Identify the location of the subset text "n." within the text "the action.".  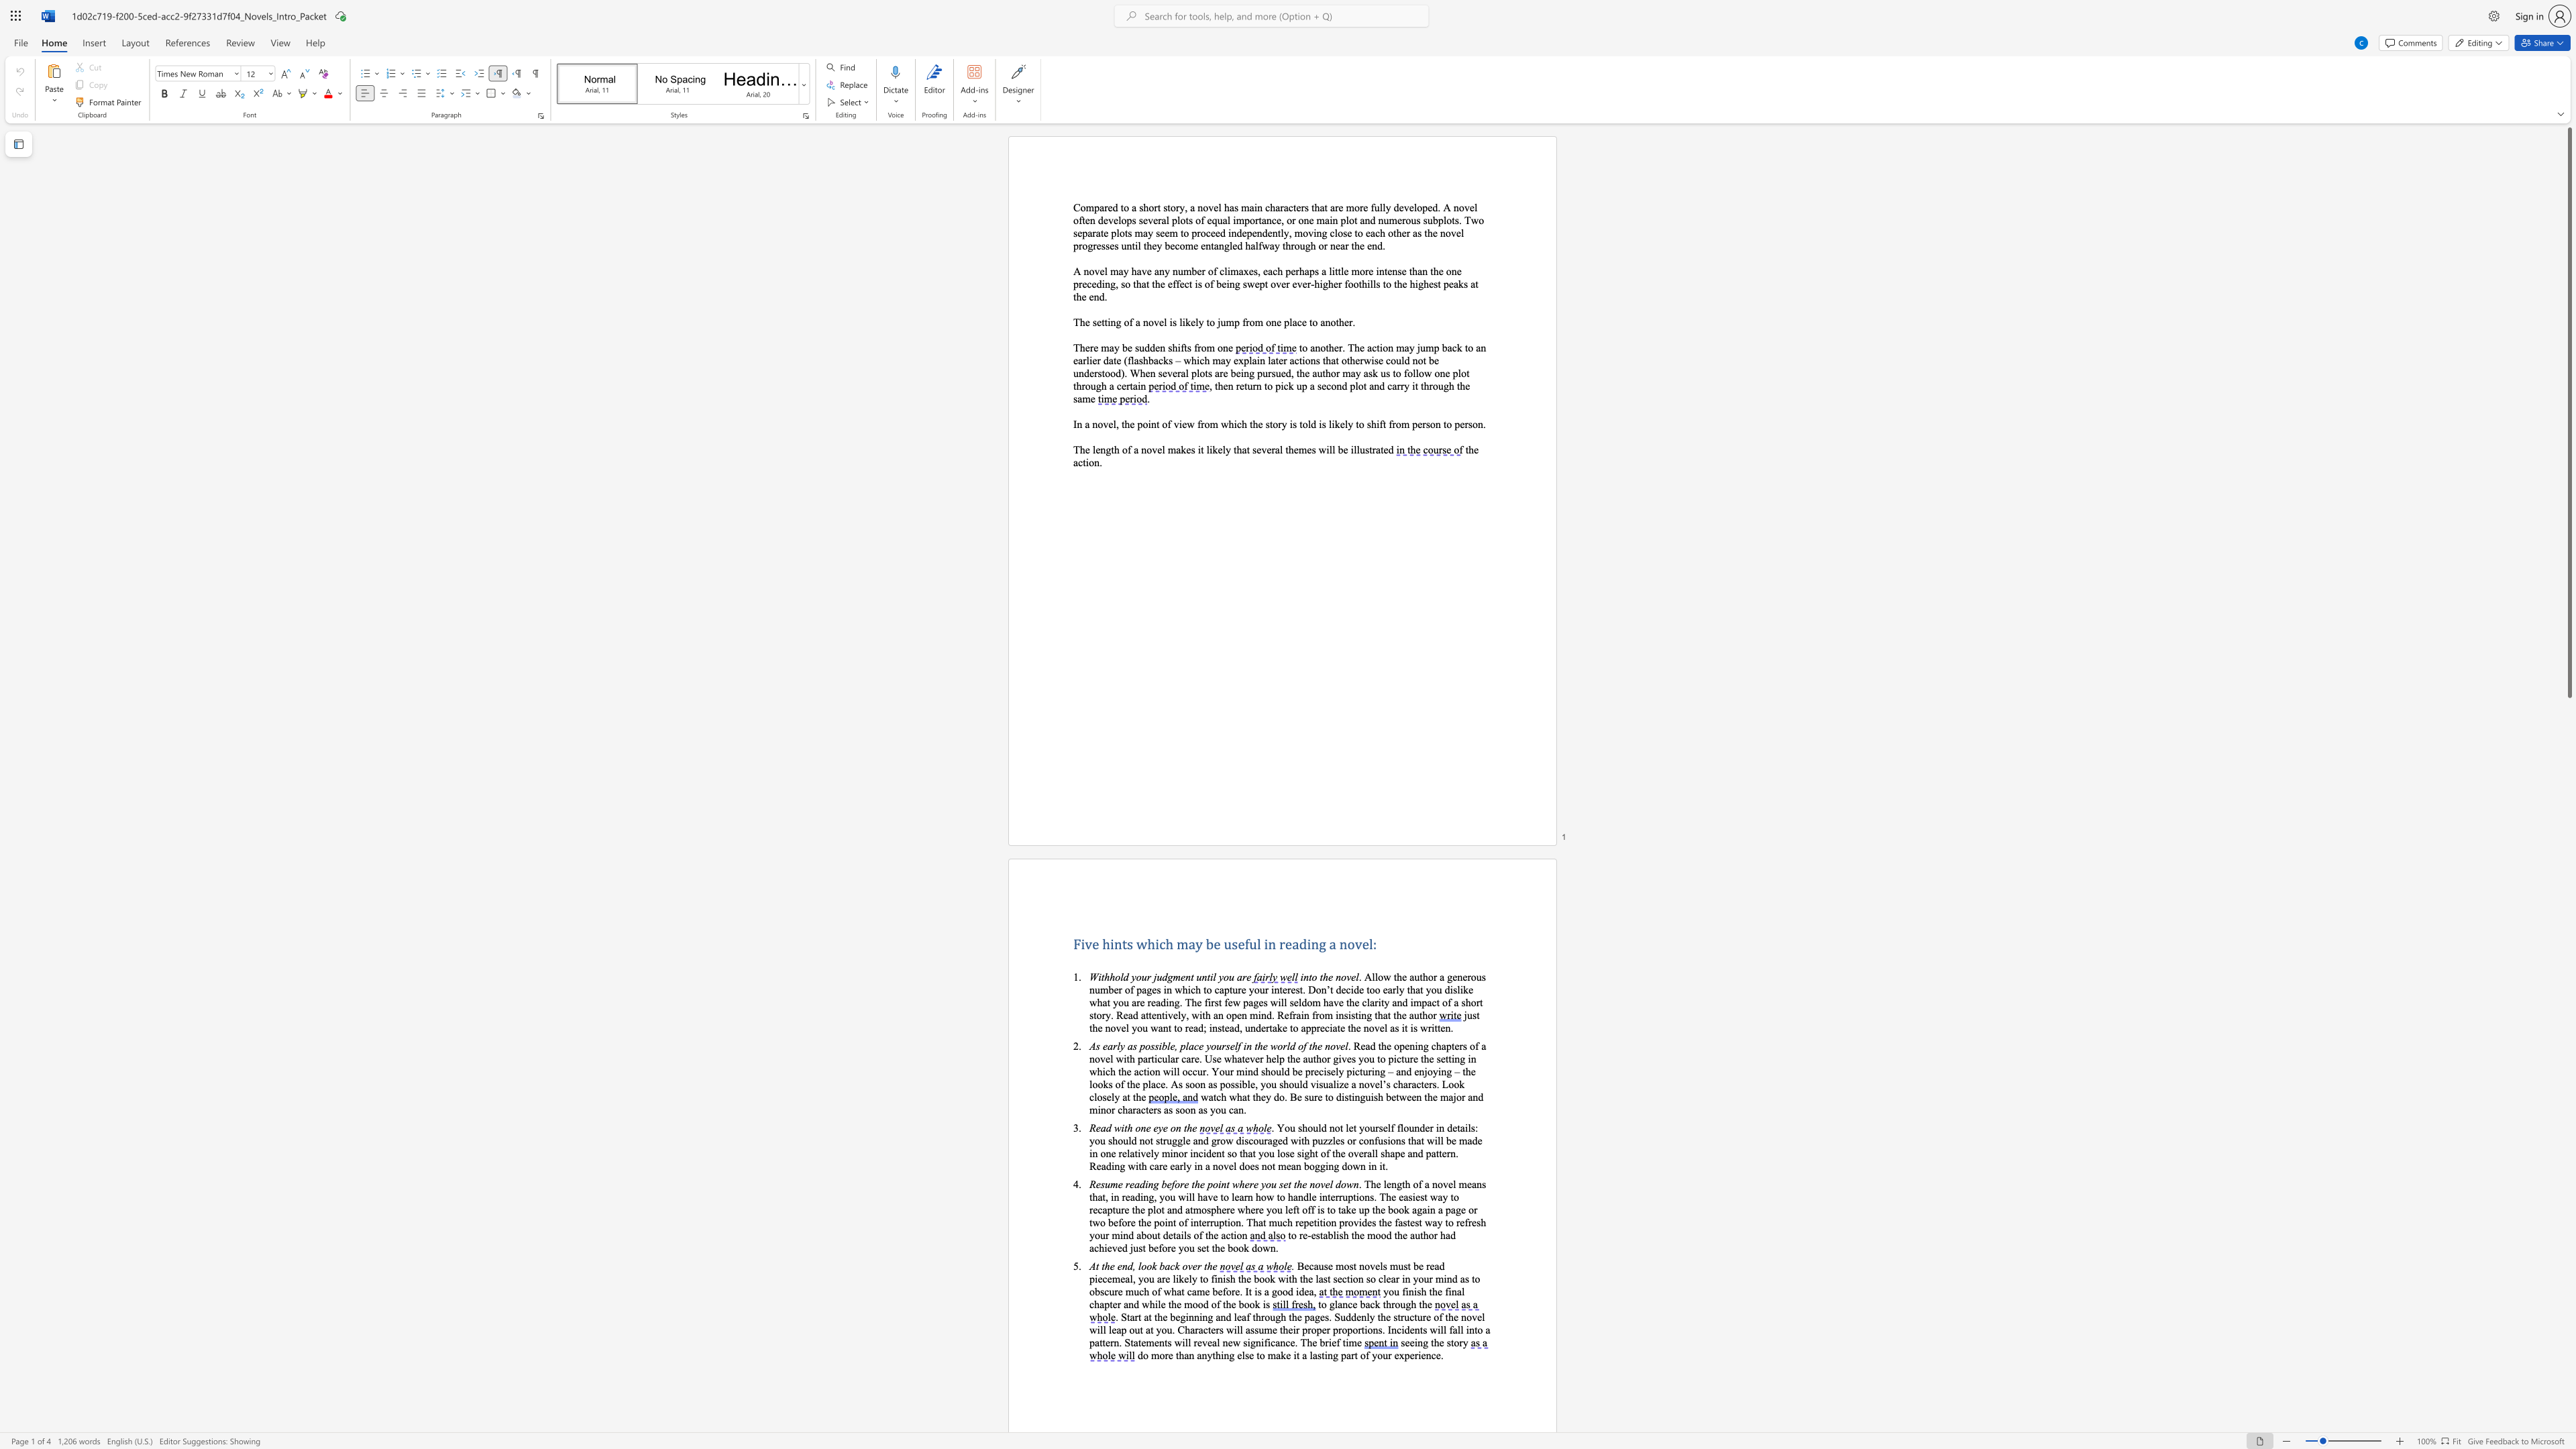
(1093, 462).